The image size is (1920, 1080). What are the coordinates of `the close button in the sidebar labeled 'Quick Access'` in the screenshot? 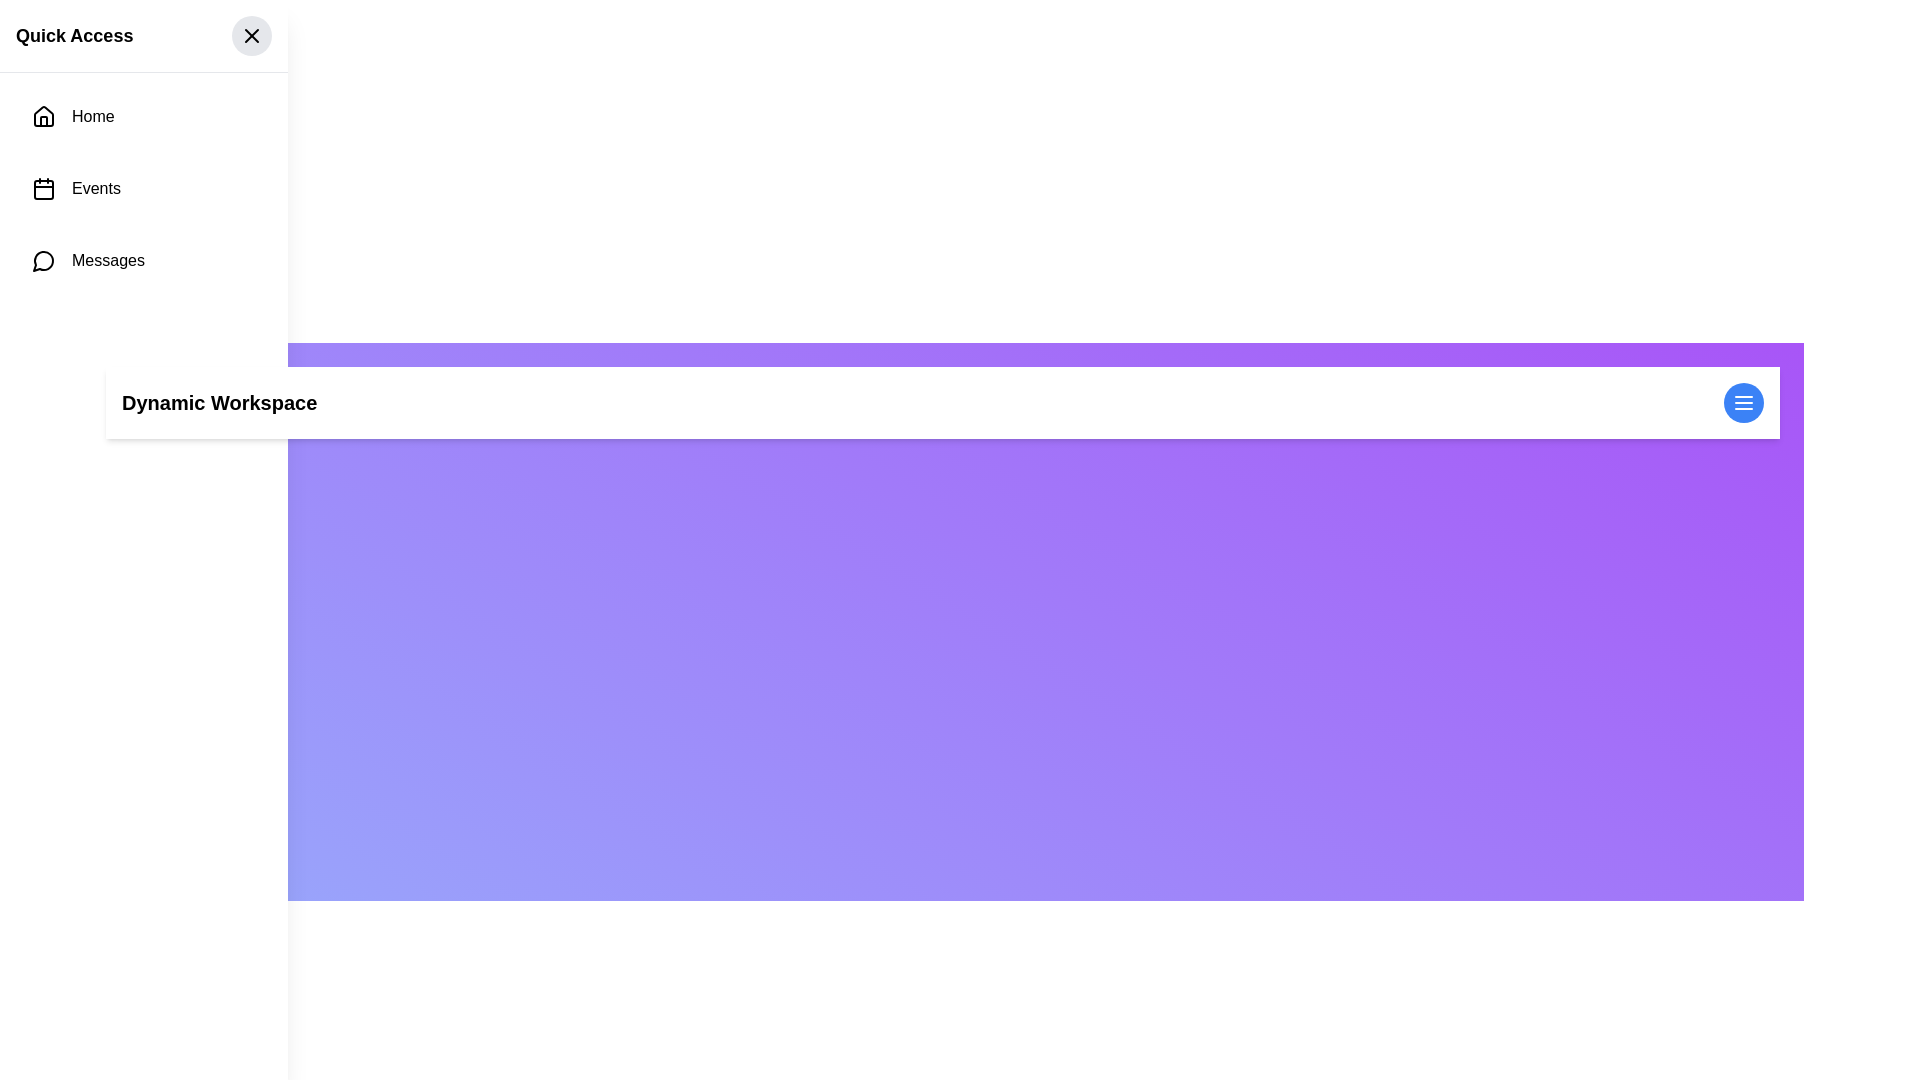 It's located at (251, 35).